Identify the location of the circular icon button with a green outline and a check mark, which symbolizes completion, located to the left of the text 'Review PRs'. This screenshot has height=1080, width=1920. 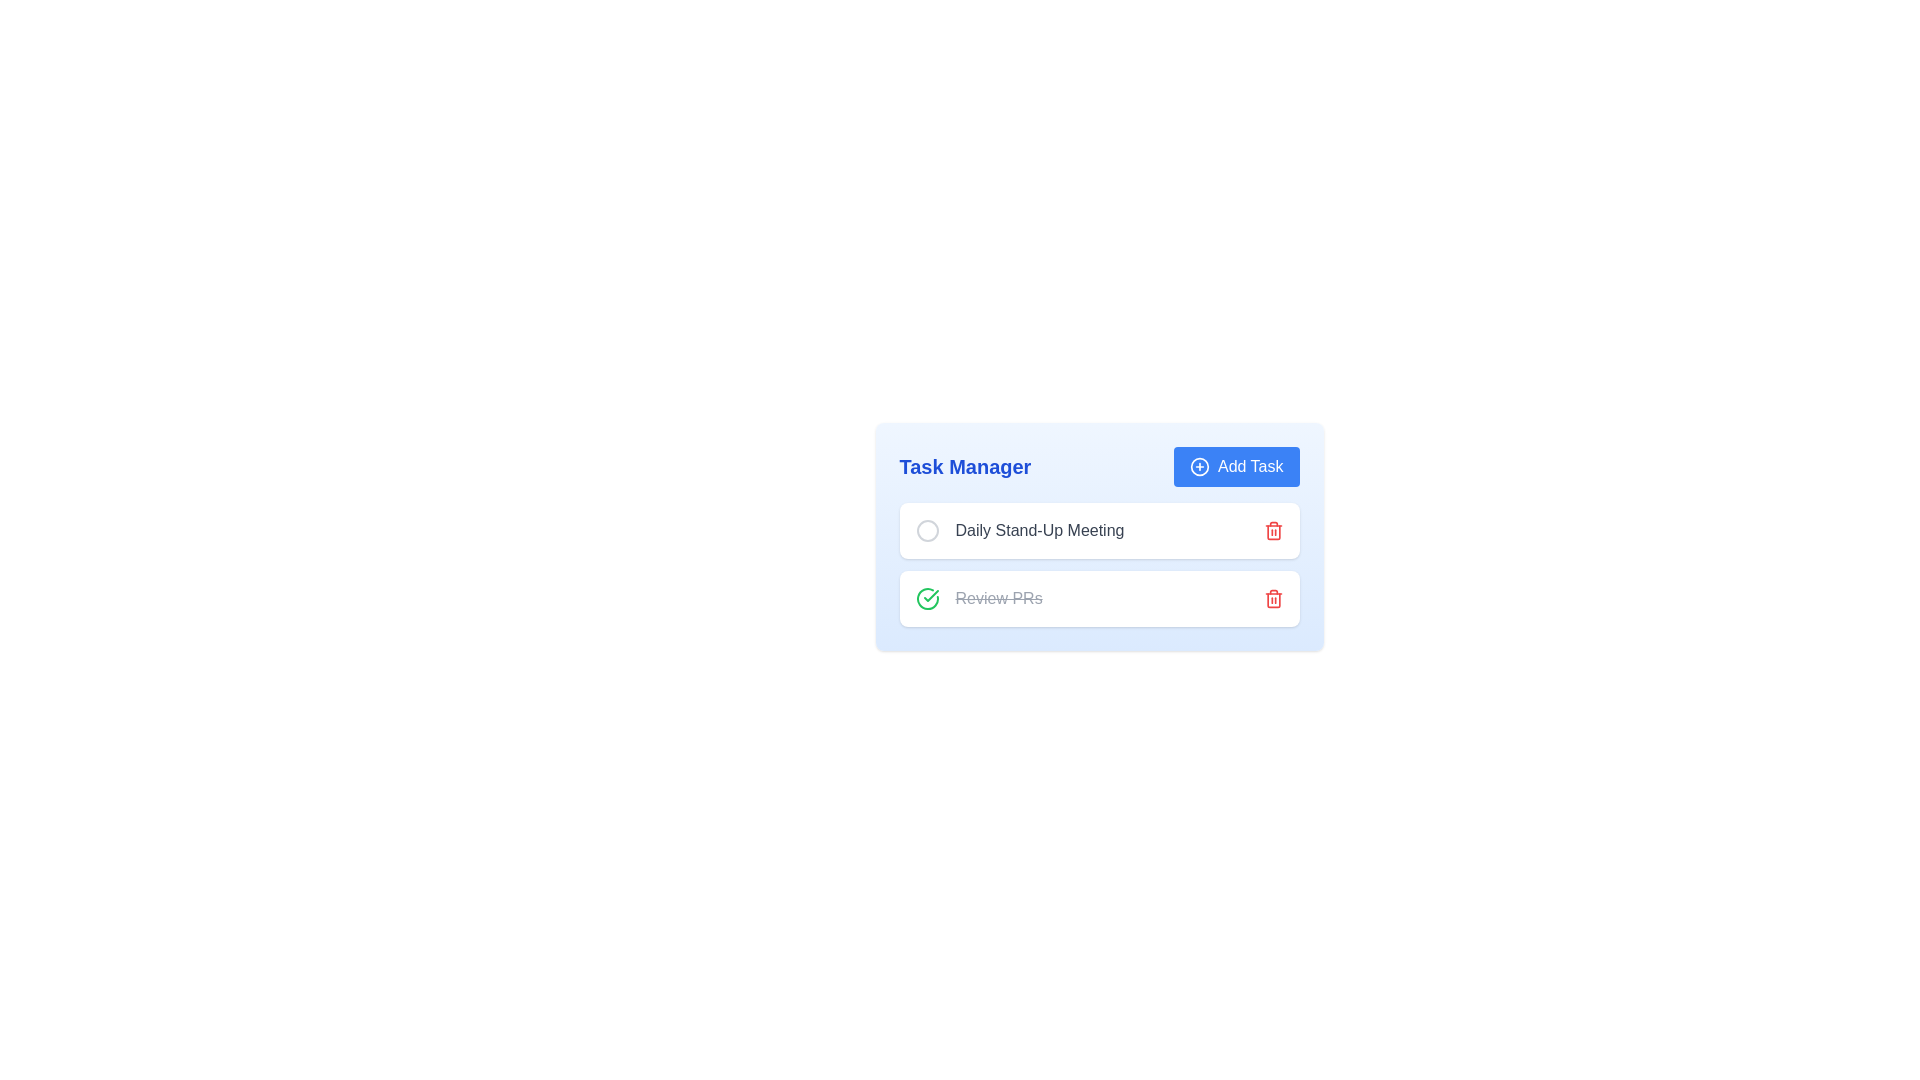
(926, 597).